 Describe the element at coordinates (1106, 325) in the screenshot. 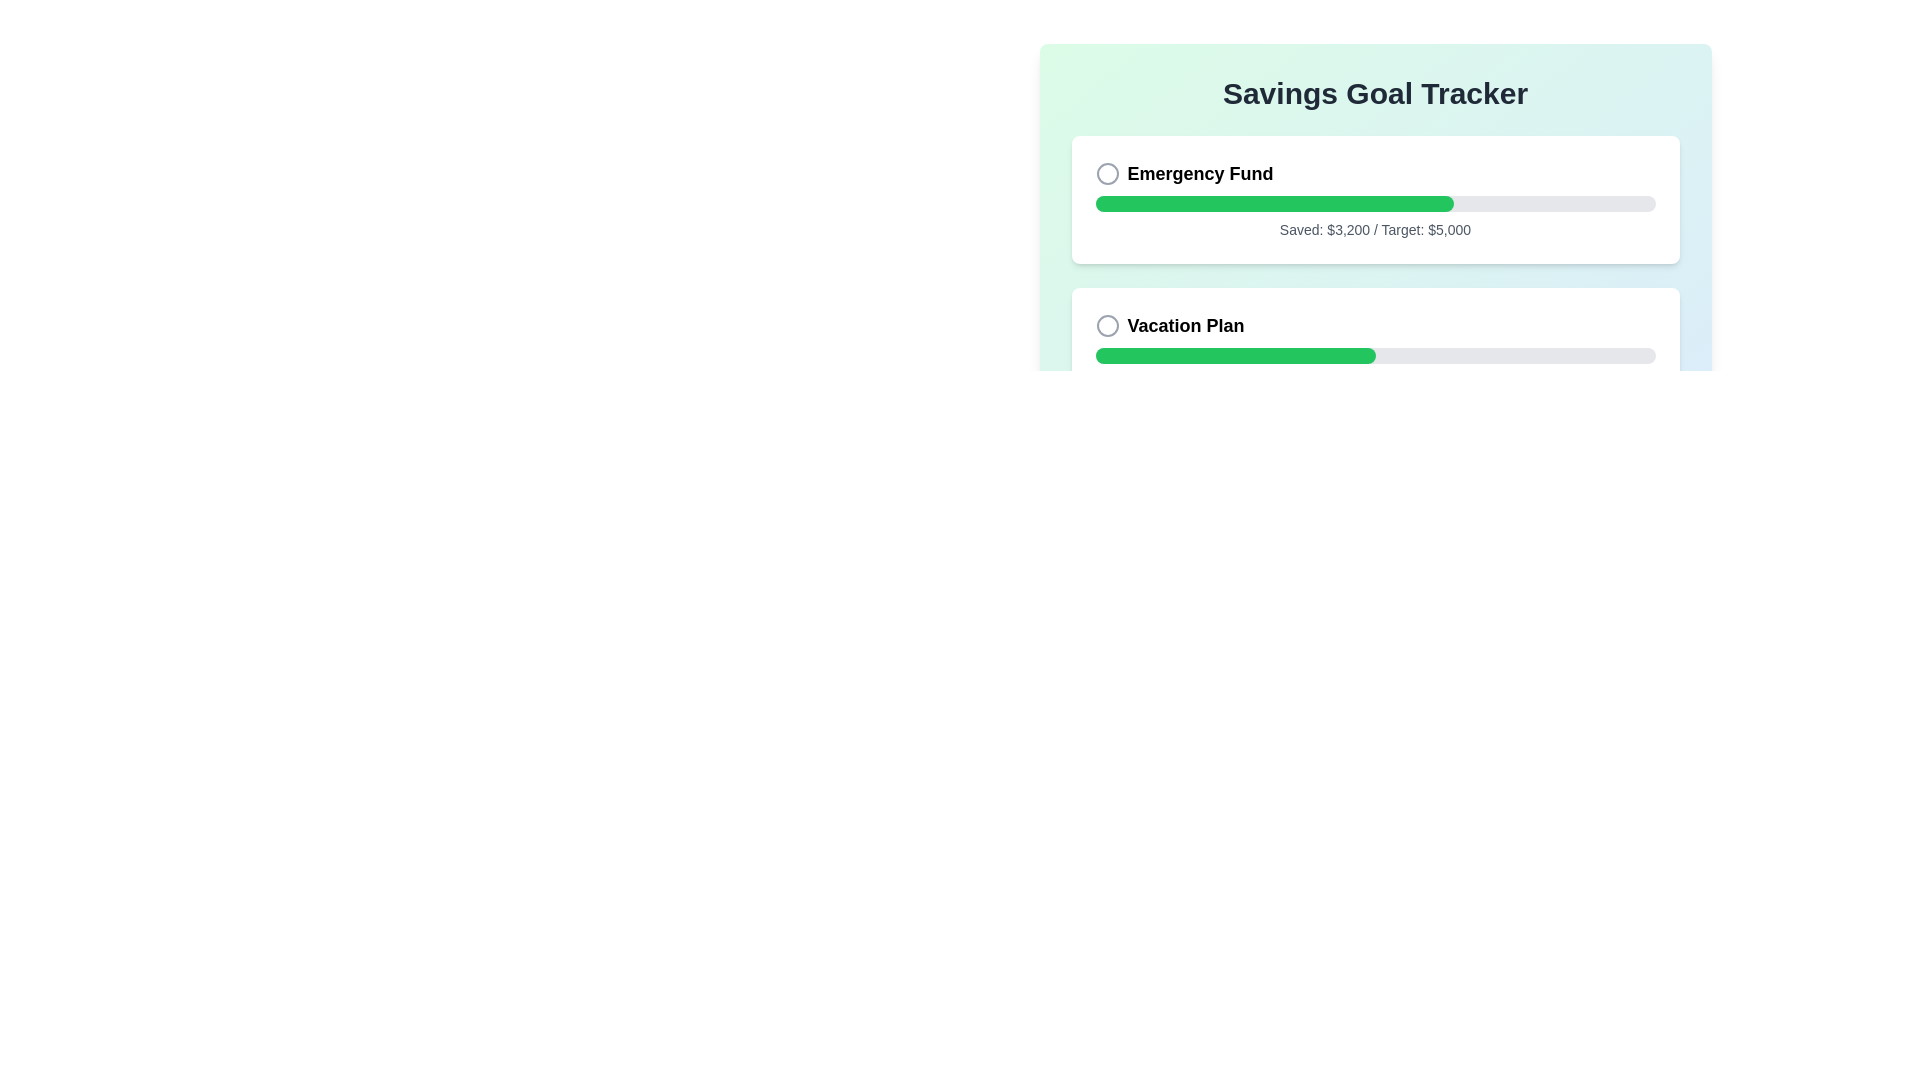

I see `the SVG-based status indicator icon located to the left of the 'Vacation Plan' text in the 'Savings Goal Tracker' interface` at that location.